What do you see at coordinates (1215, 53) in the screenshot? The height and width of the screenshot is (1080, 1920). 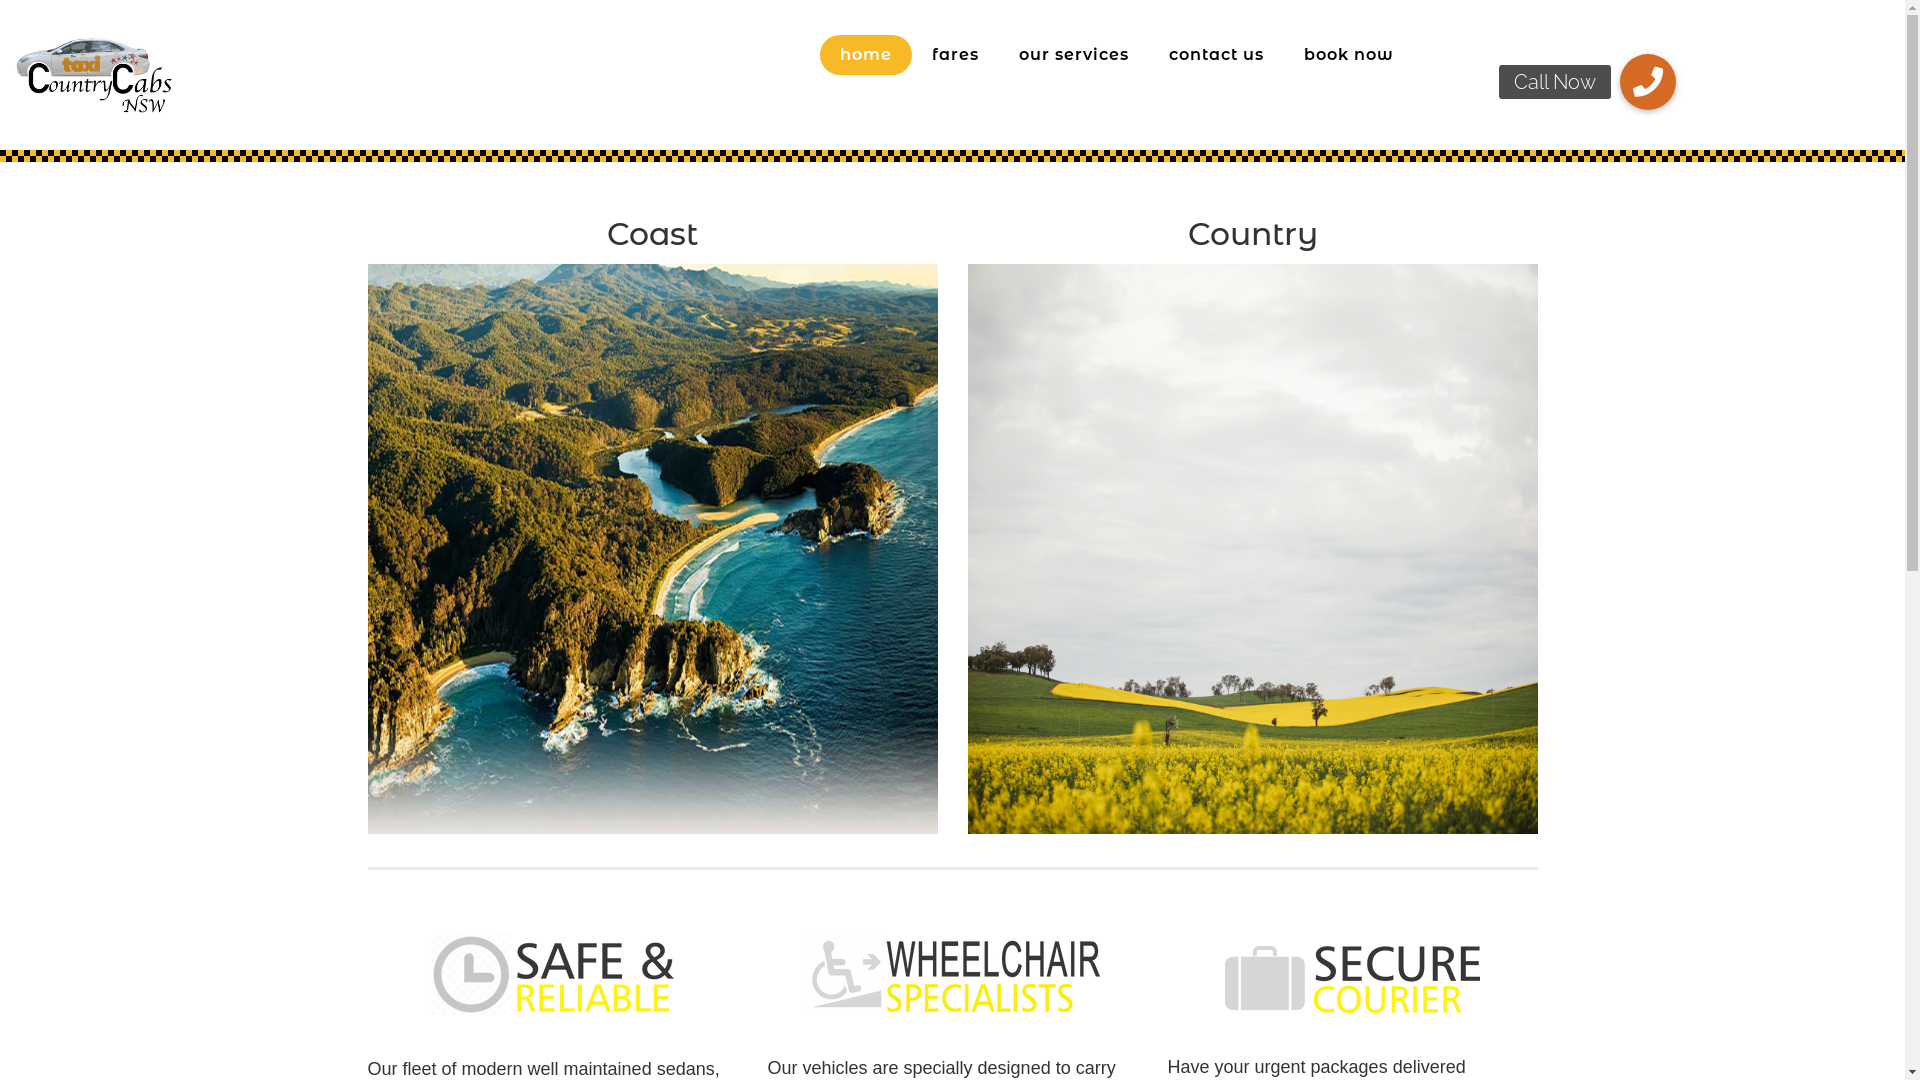 I see `'contact us'` at bounding box center [1215, 53].